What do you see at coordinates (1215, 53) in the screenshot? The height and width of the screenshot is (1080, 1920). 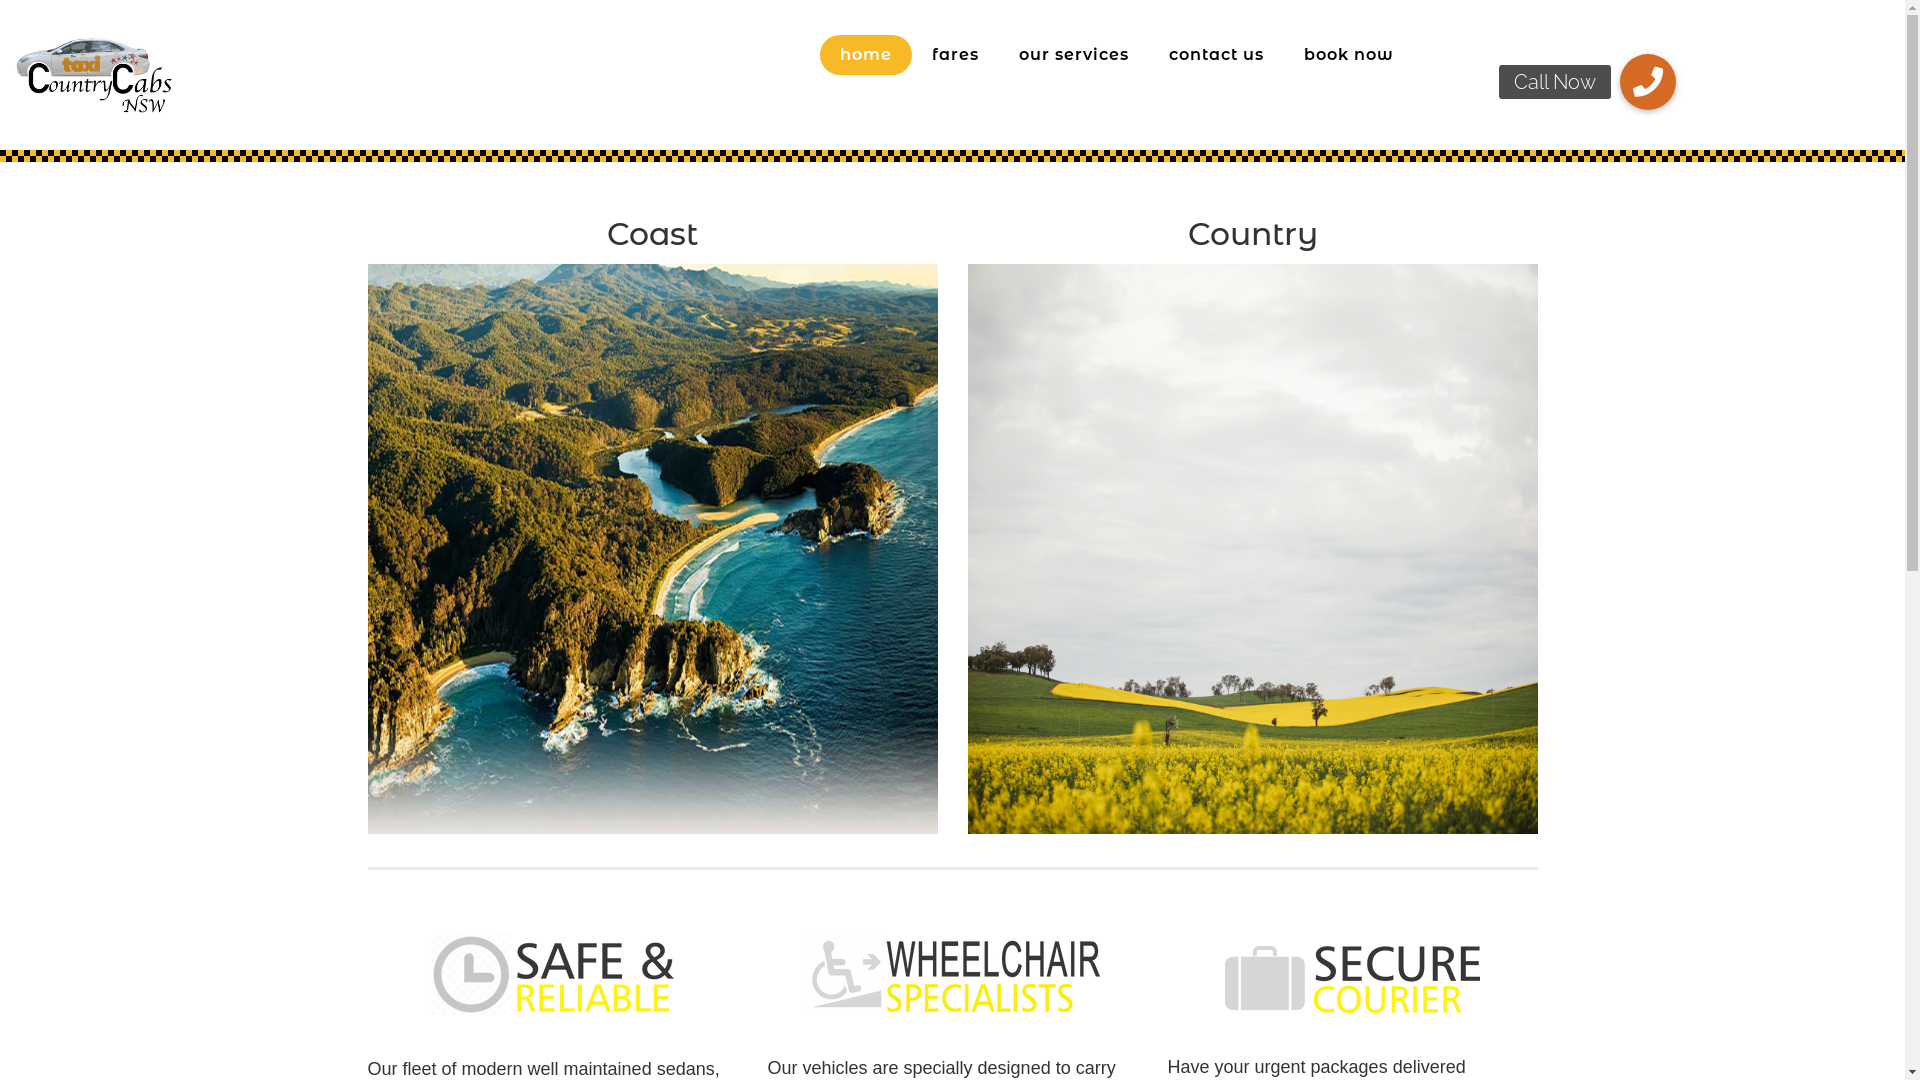 I see `'contact us'` at bounding box center [1215, 53].